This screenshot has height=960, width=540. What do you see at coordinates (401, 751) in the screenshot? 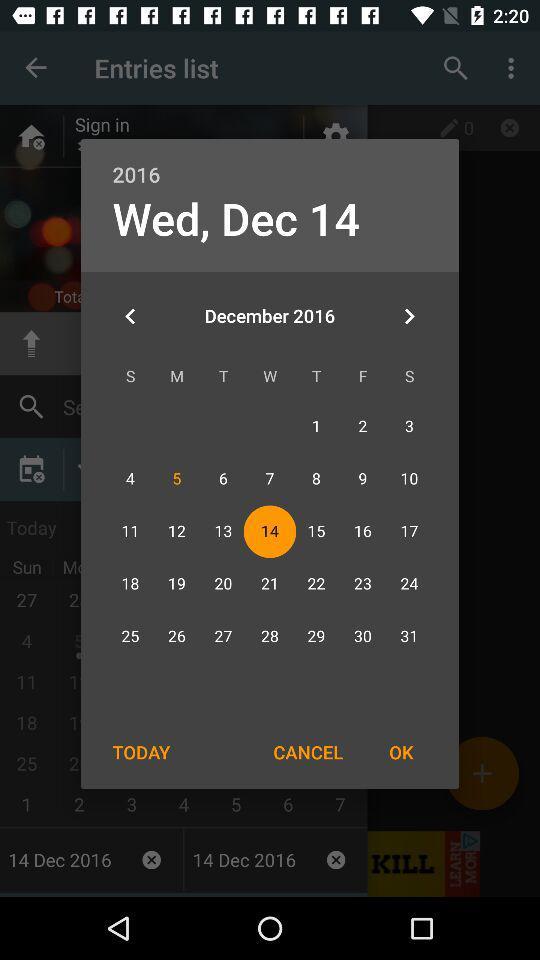
I see `ok item` at bounding box center [401, 751].